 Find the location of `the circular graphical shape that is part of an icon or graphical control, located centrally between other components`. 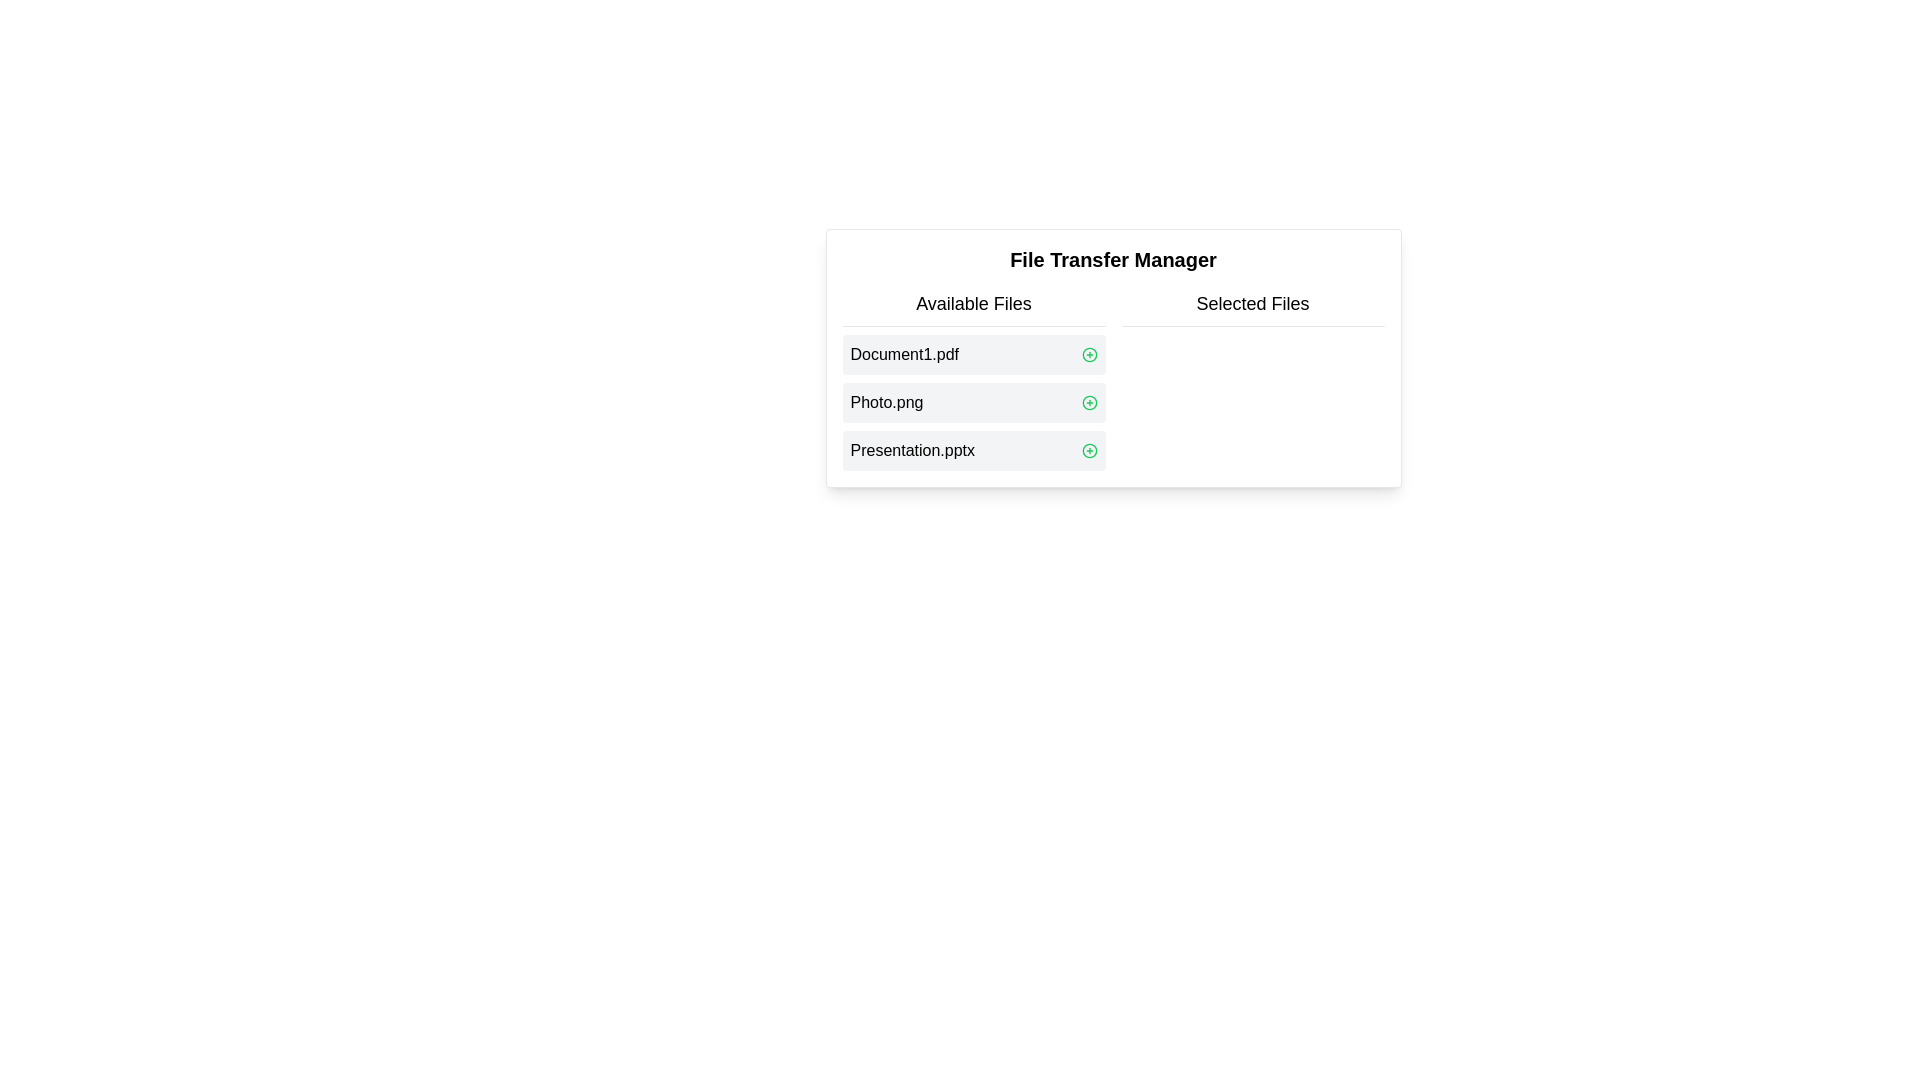

the circular graphical shape that is part of an icon or graphical control, located centrally between other components is located at coordinates (1088, 451).